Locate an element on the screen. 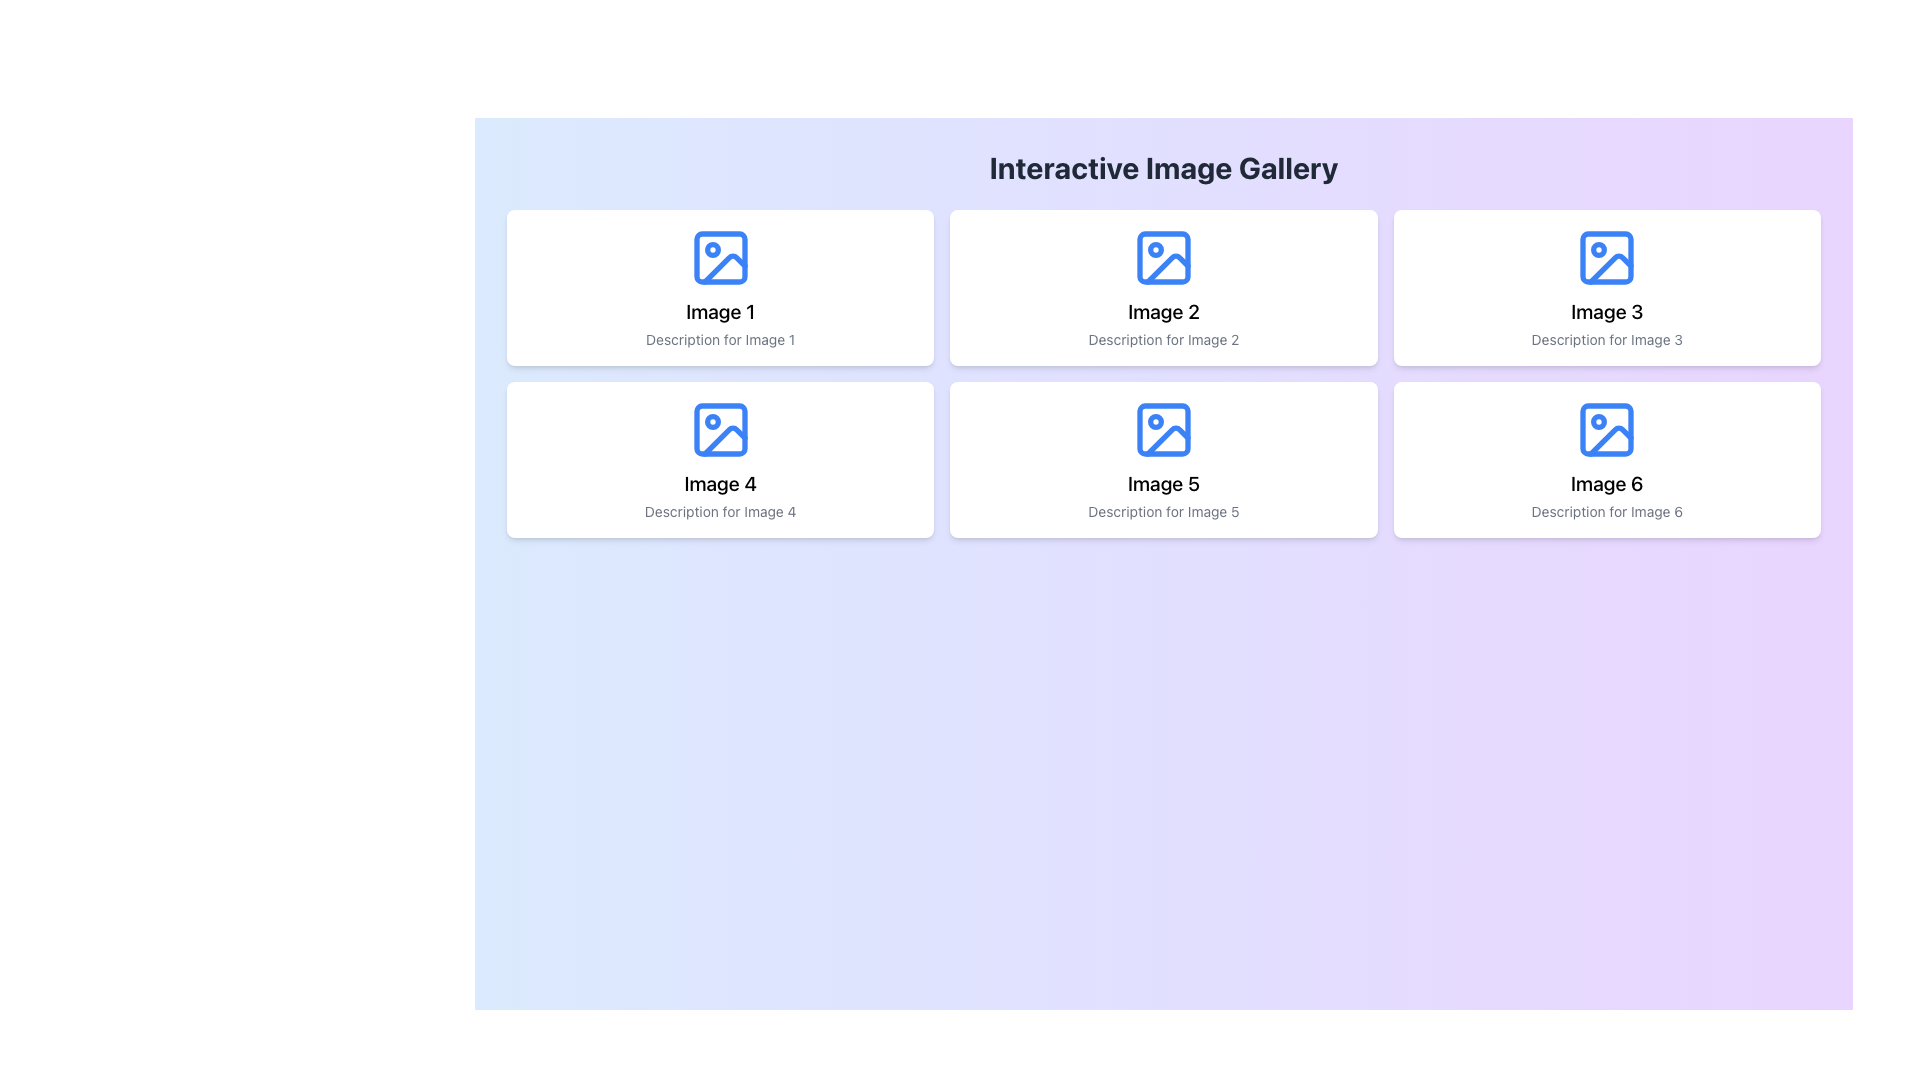 This screenshot has width=1920, height=1080. the small rectangle with rounded corners located inside the image frame icon in the second card labeled 'Image 2' is located at coordinates (1163, 257).